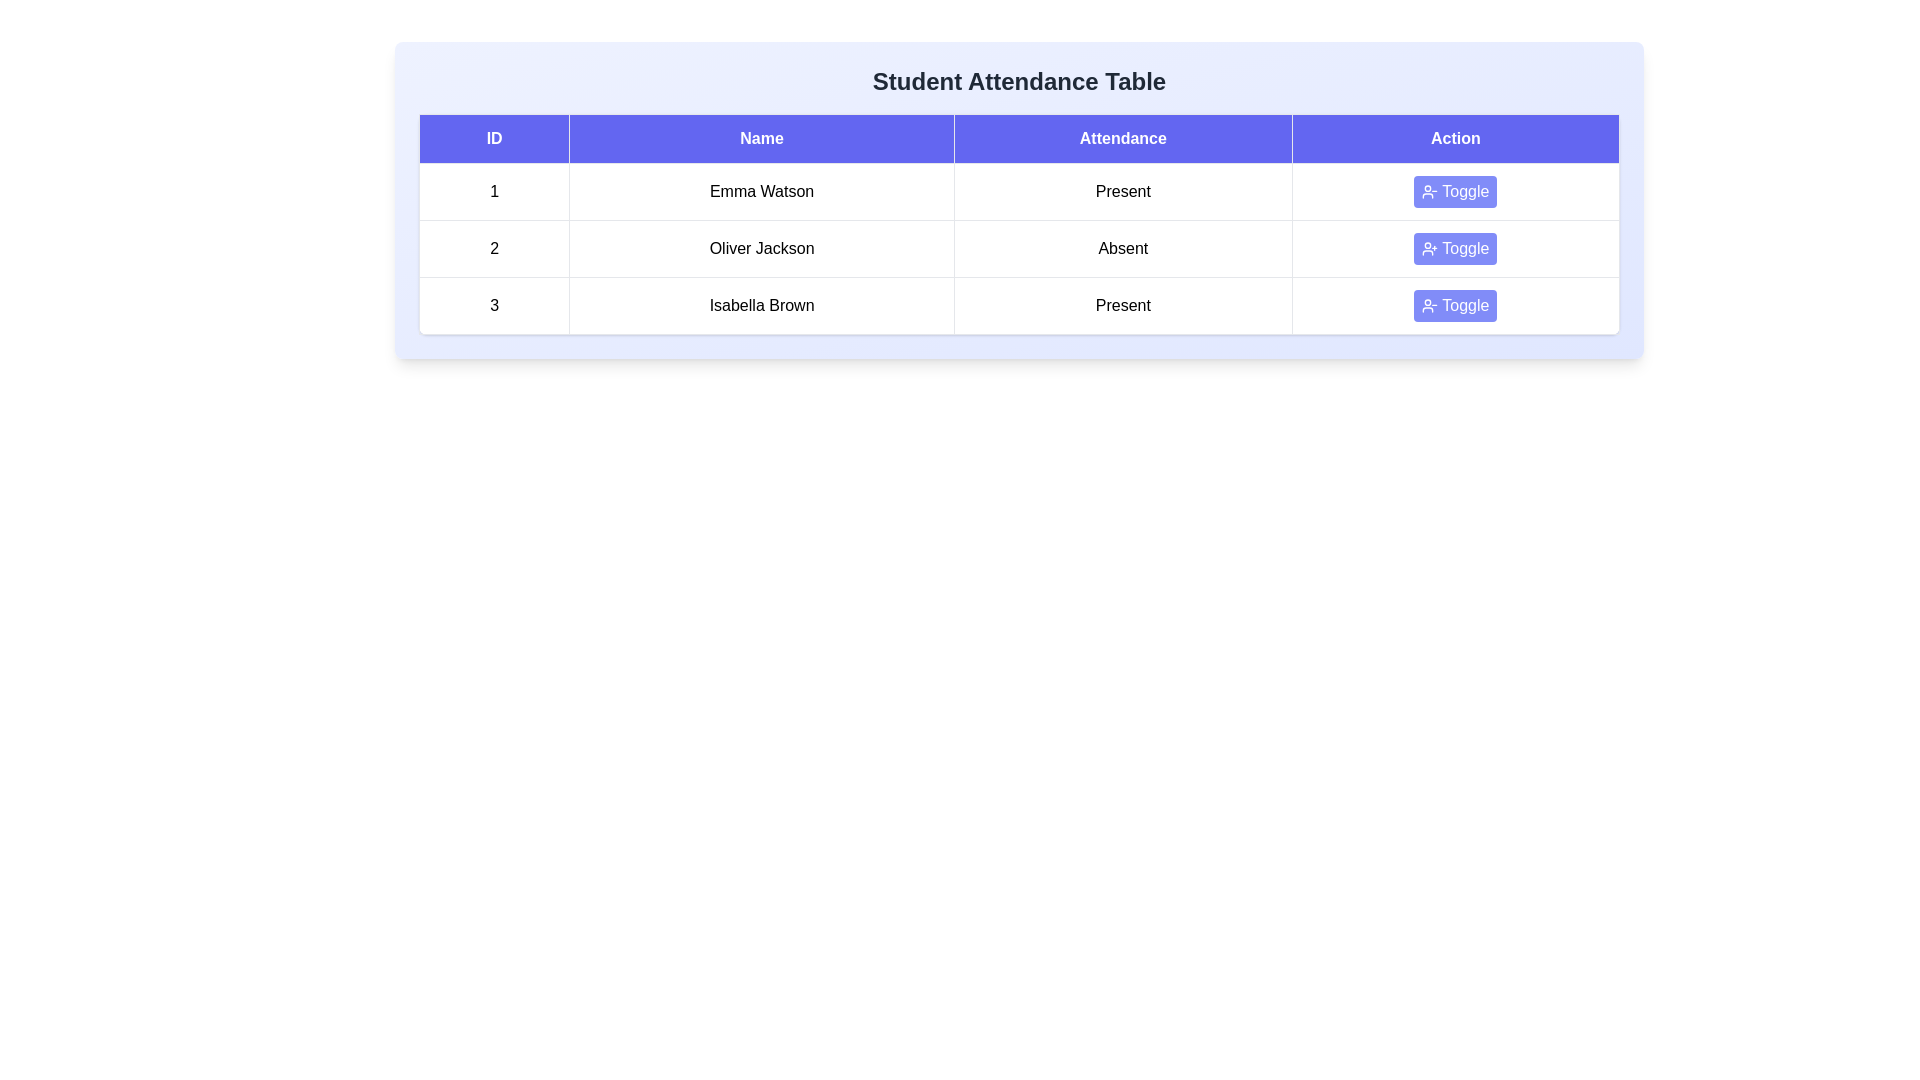 The height and width of the screenshot is (1080, 1920). Describe the element at coordinates (1455, 137) in the screenshot. I see `the table header cell labeled 'Action', which has a blue background and white text, located in the top-right corner of the table header row` at that location.